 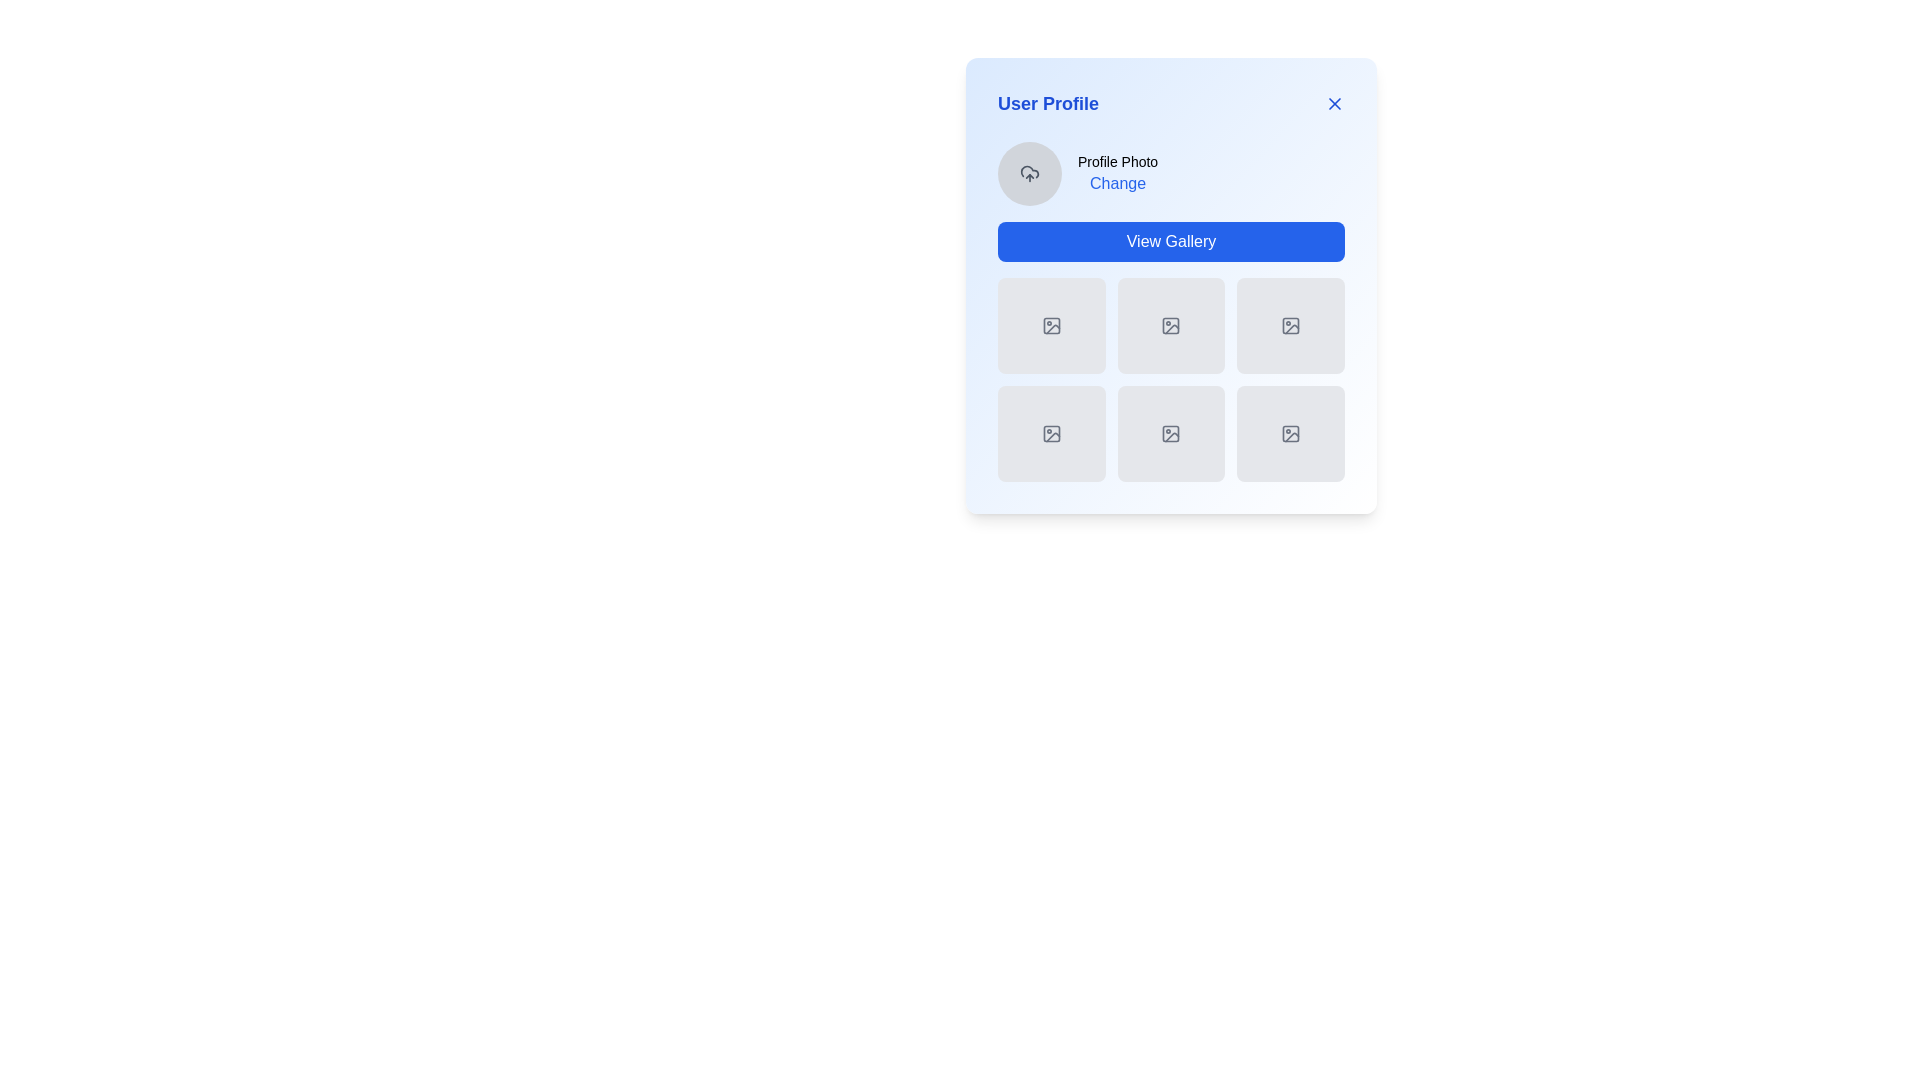 I want to click on the image placeholder icon located in the lower middle position of a 3x2 grid layout, so click(x=1171, y=433).